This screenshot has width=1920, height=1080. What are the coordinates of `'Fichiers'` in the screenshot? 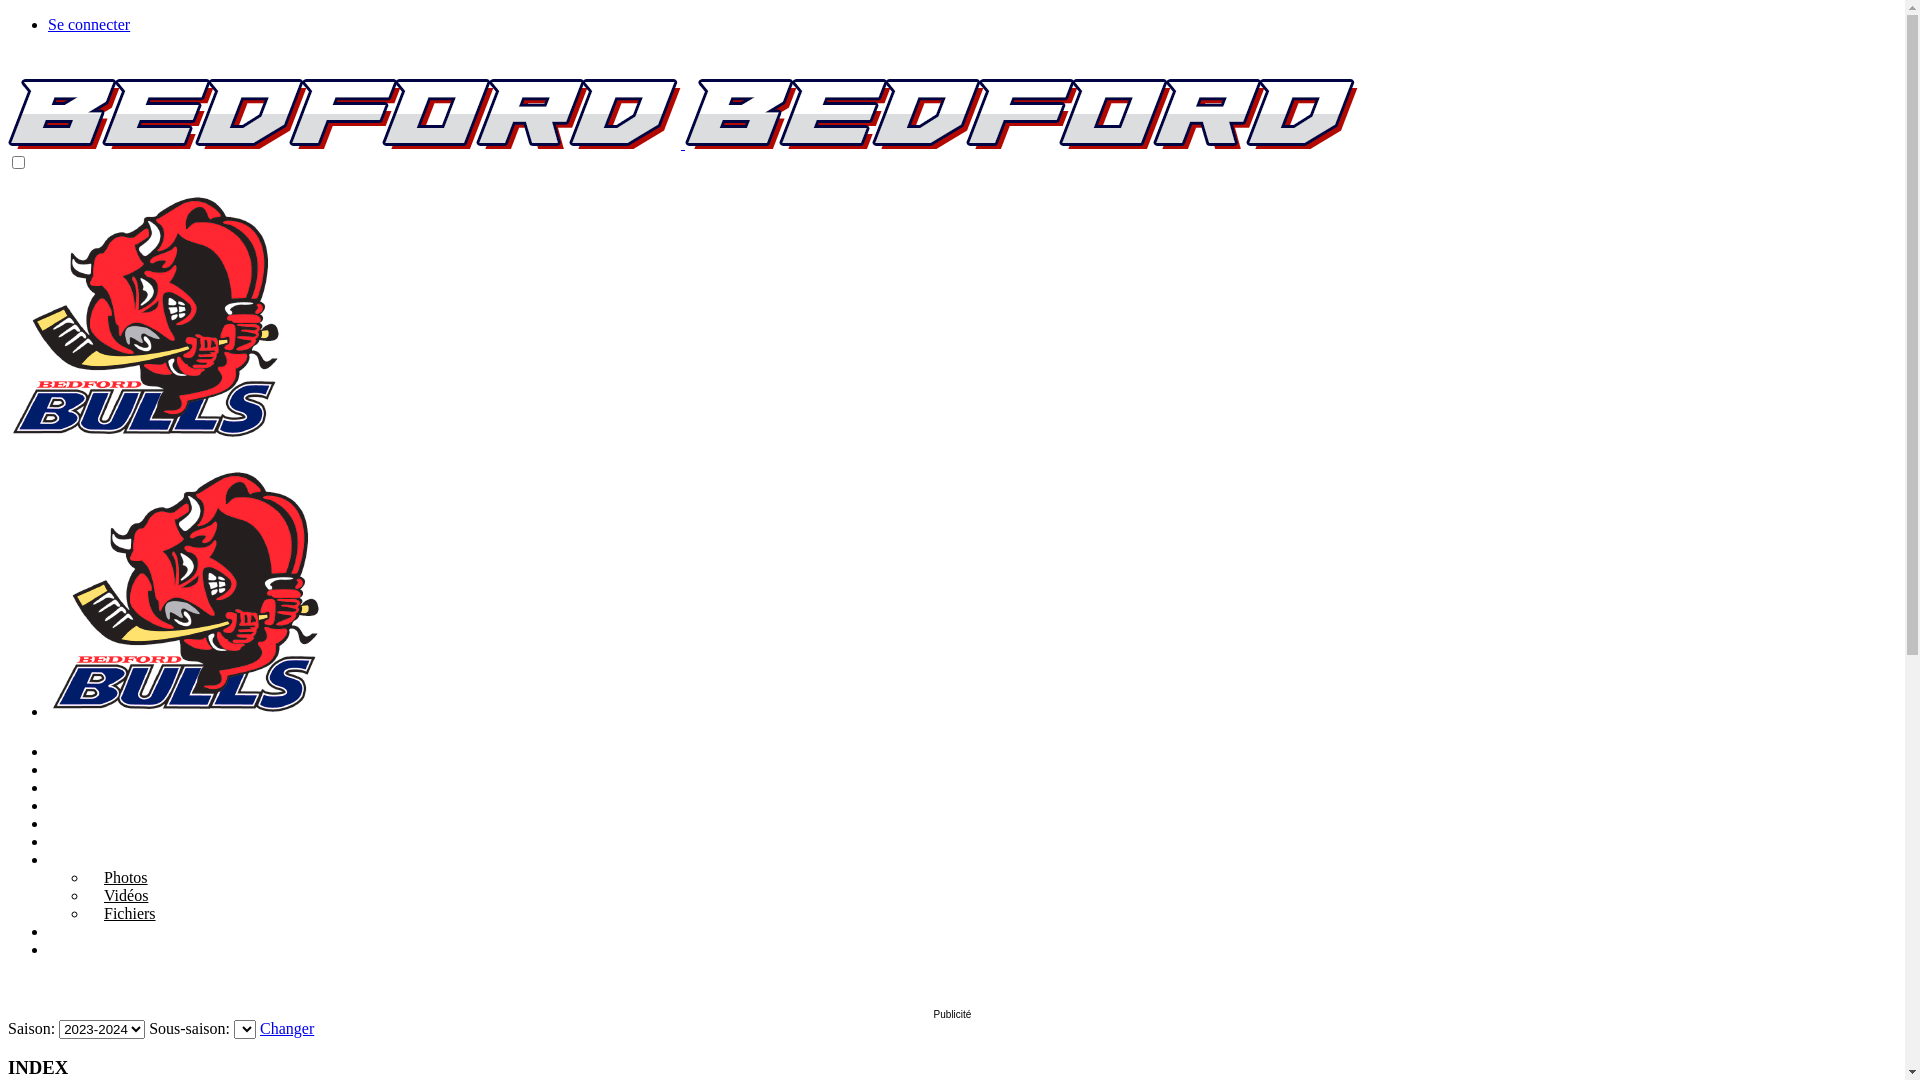 It's located at (86, 913).